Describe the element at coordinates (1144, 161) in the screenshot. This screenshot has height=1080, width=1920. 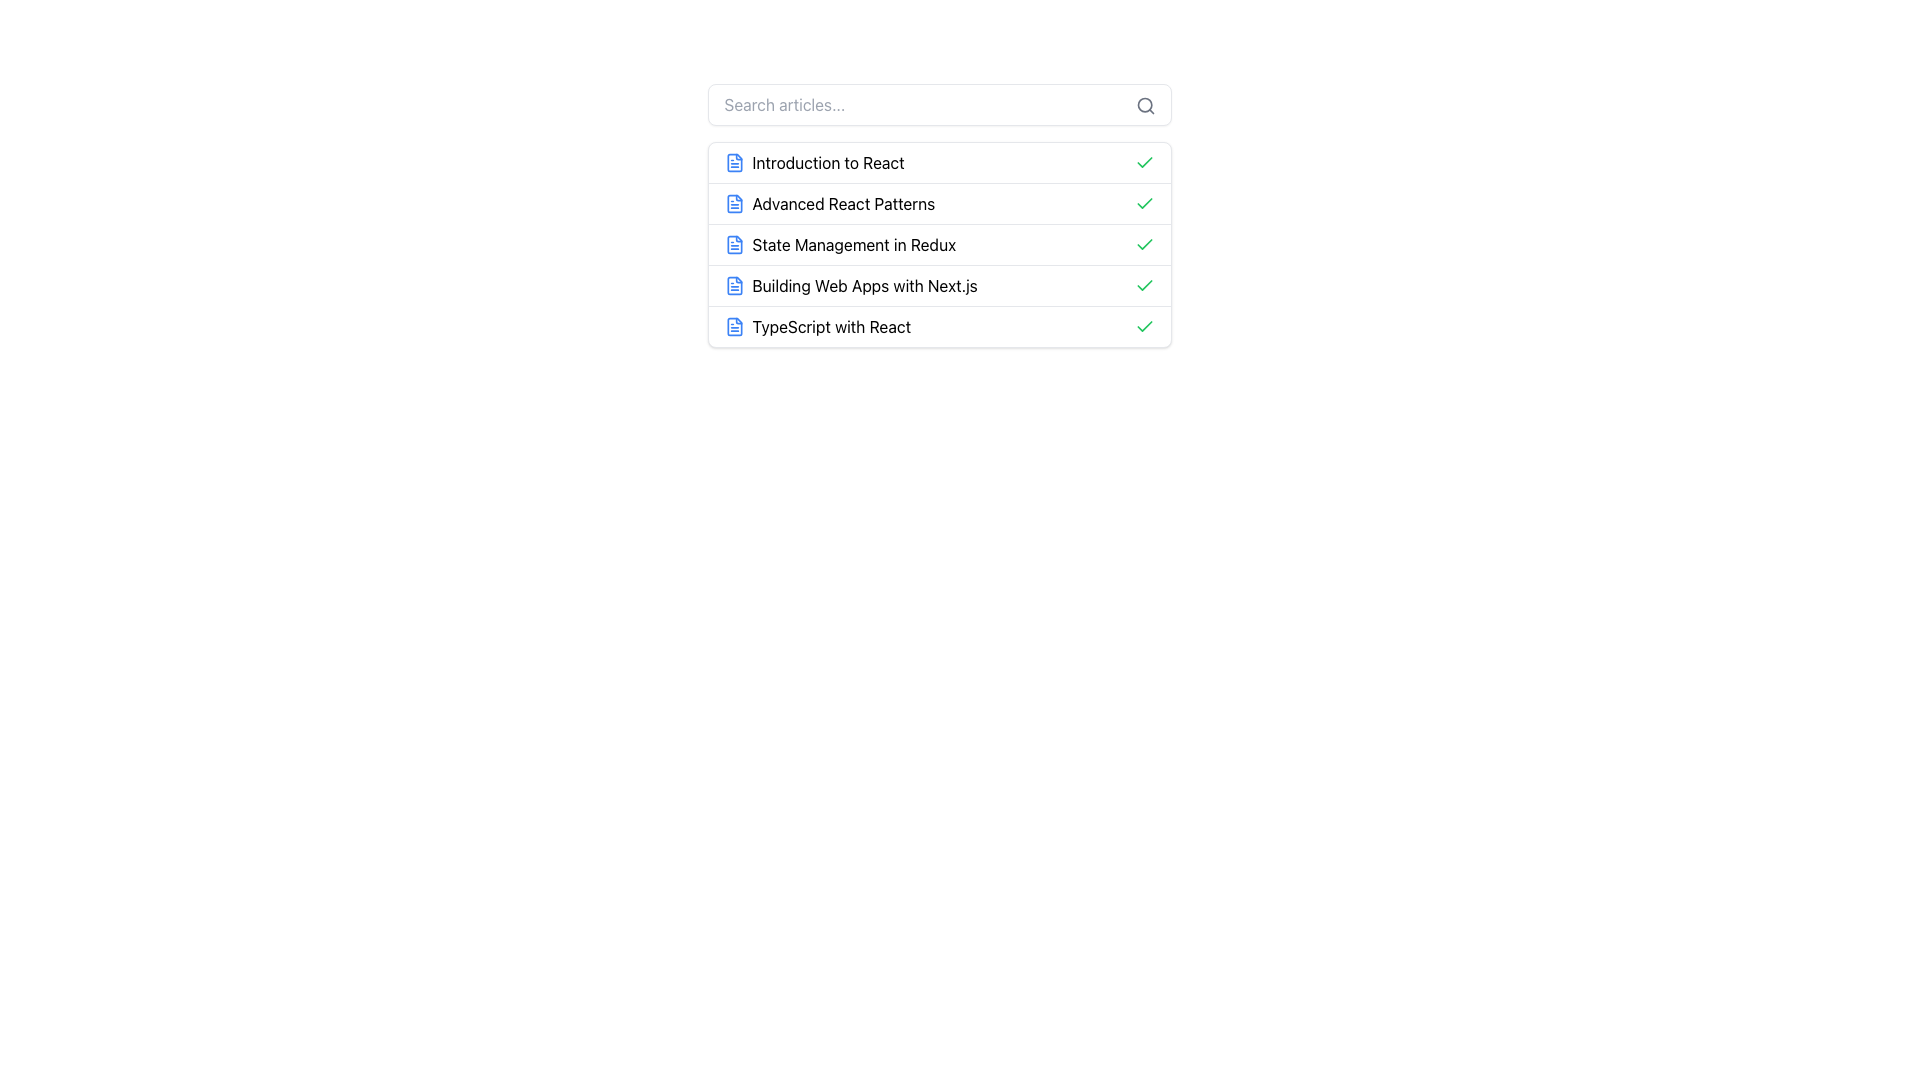
I see `the green checkmark icon located at the far-right side of the row associated with 'Introduction to React'` at that location.